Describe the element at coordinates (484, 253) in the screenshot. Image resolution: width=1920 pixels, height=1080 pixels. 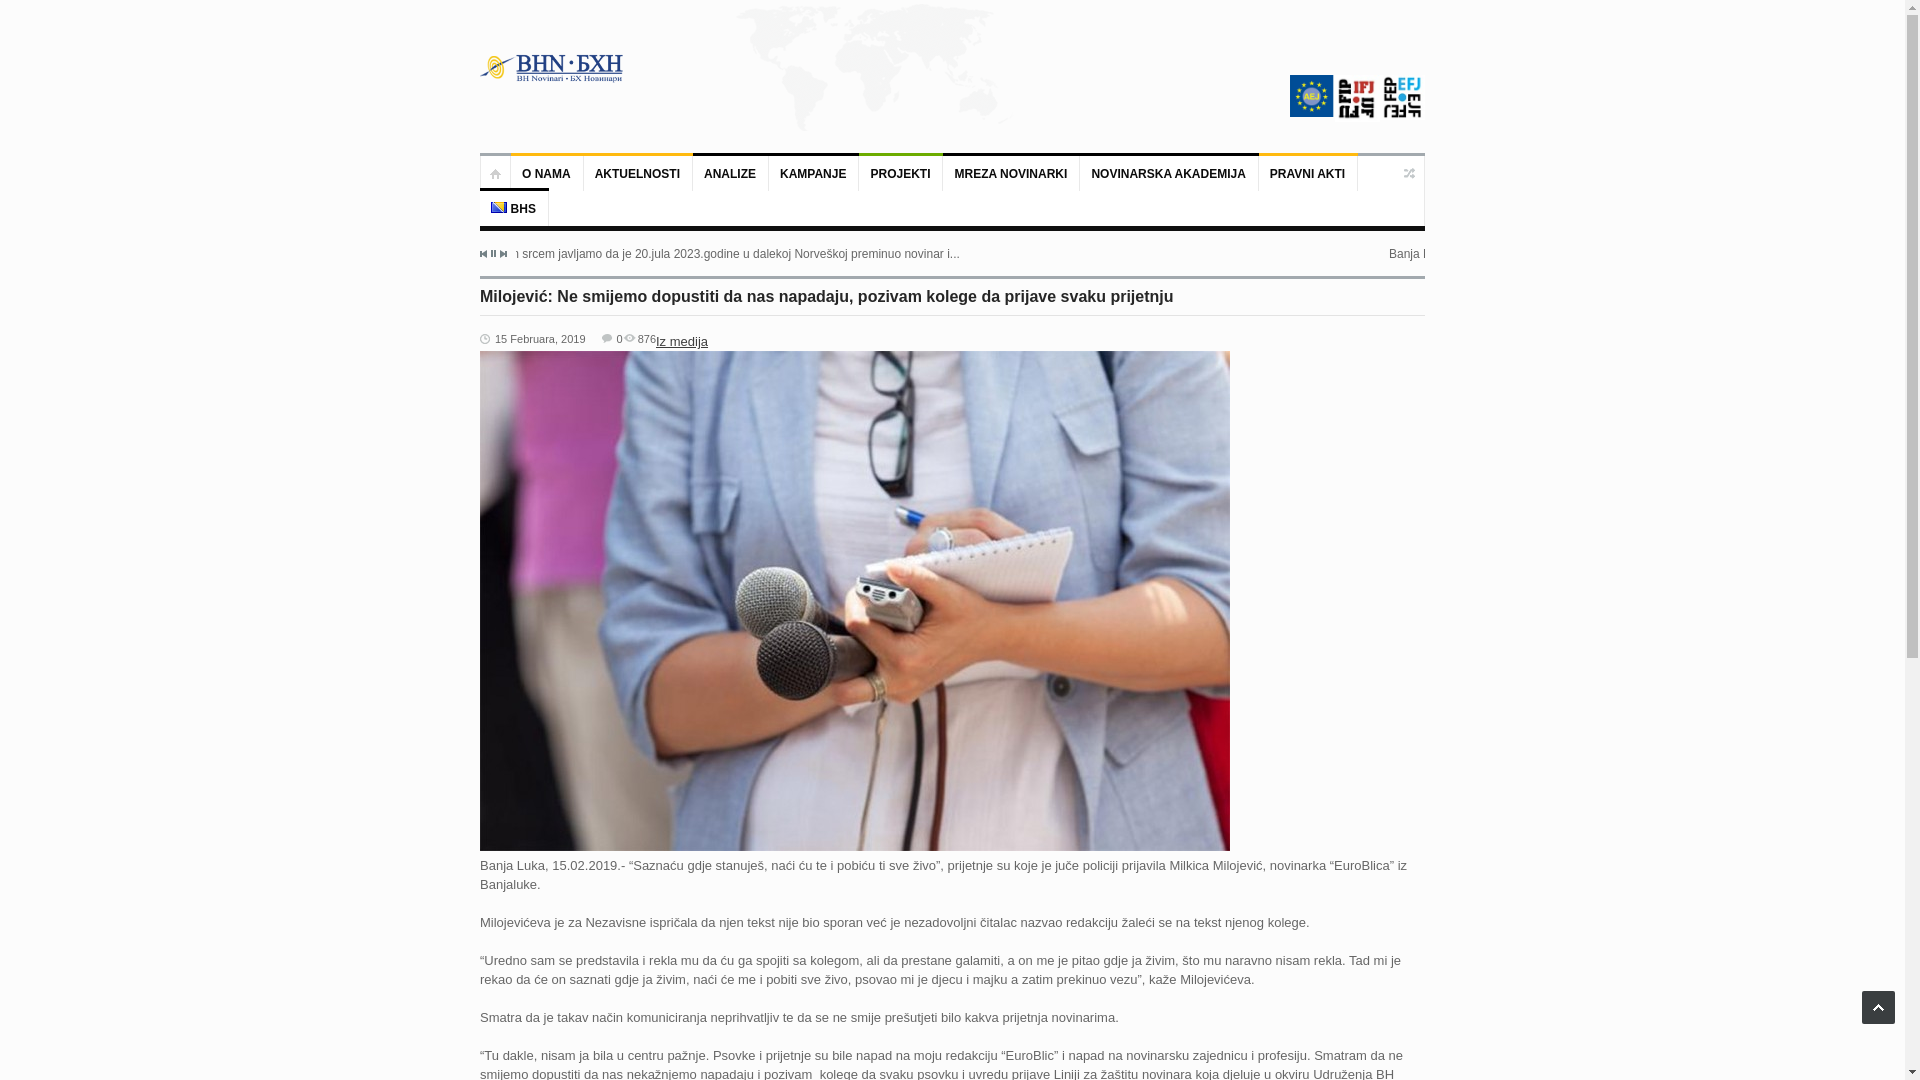
I see `'Previous'` at that location.